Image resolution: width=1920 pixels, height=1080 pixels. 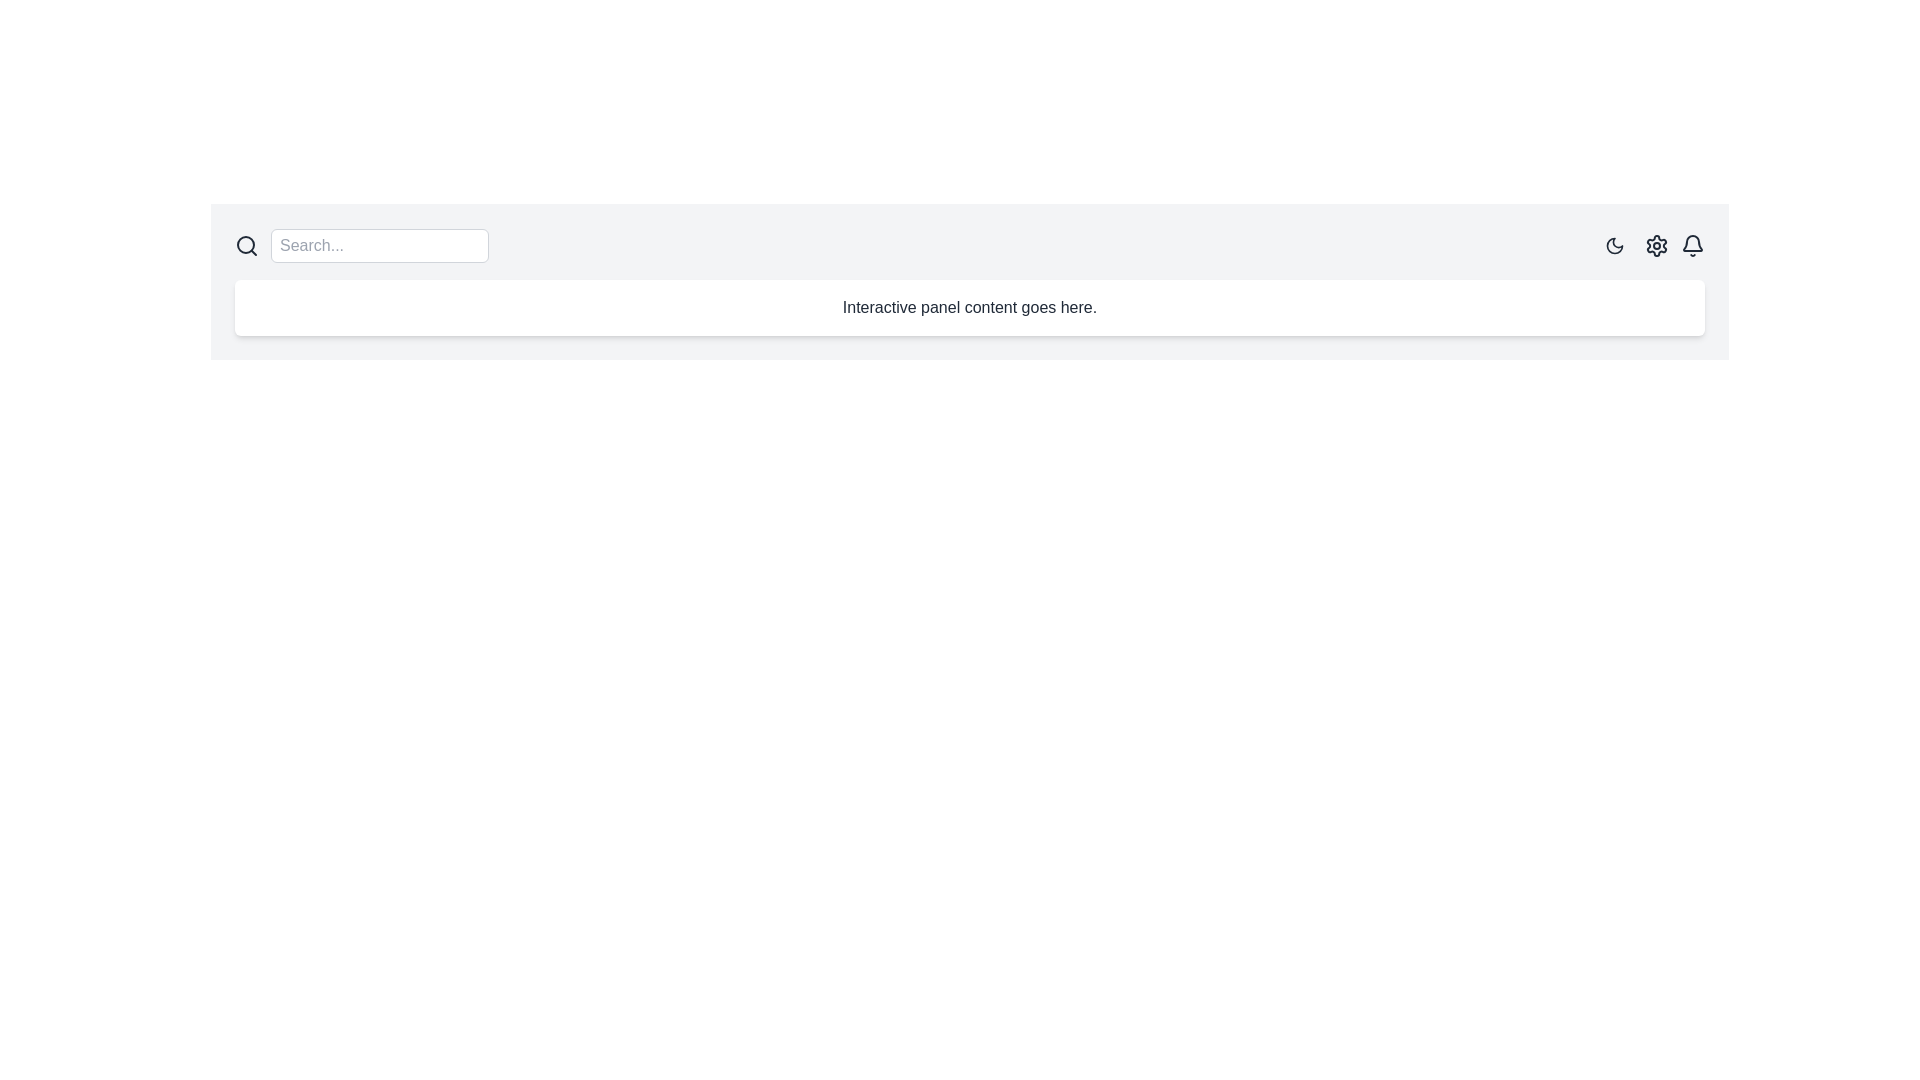 What do you see at coordinates (1692, 245) in the screenshot?
I see `the bell icon, which serves as a notification indicator located on the rightmost side of the header bar` at bounding box center [1692, 245].